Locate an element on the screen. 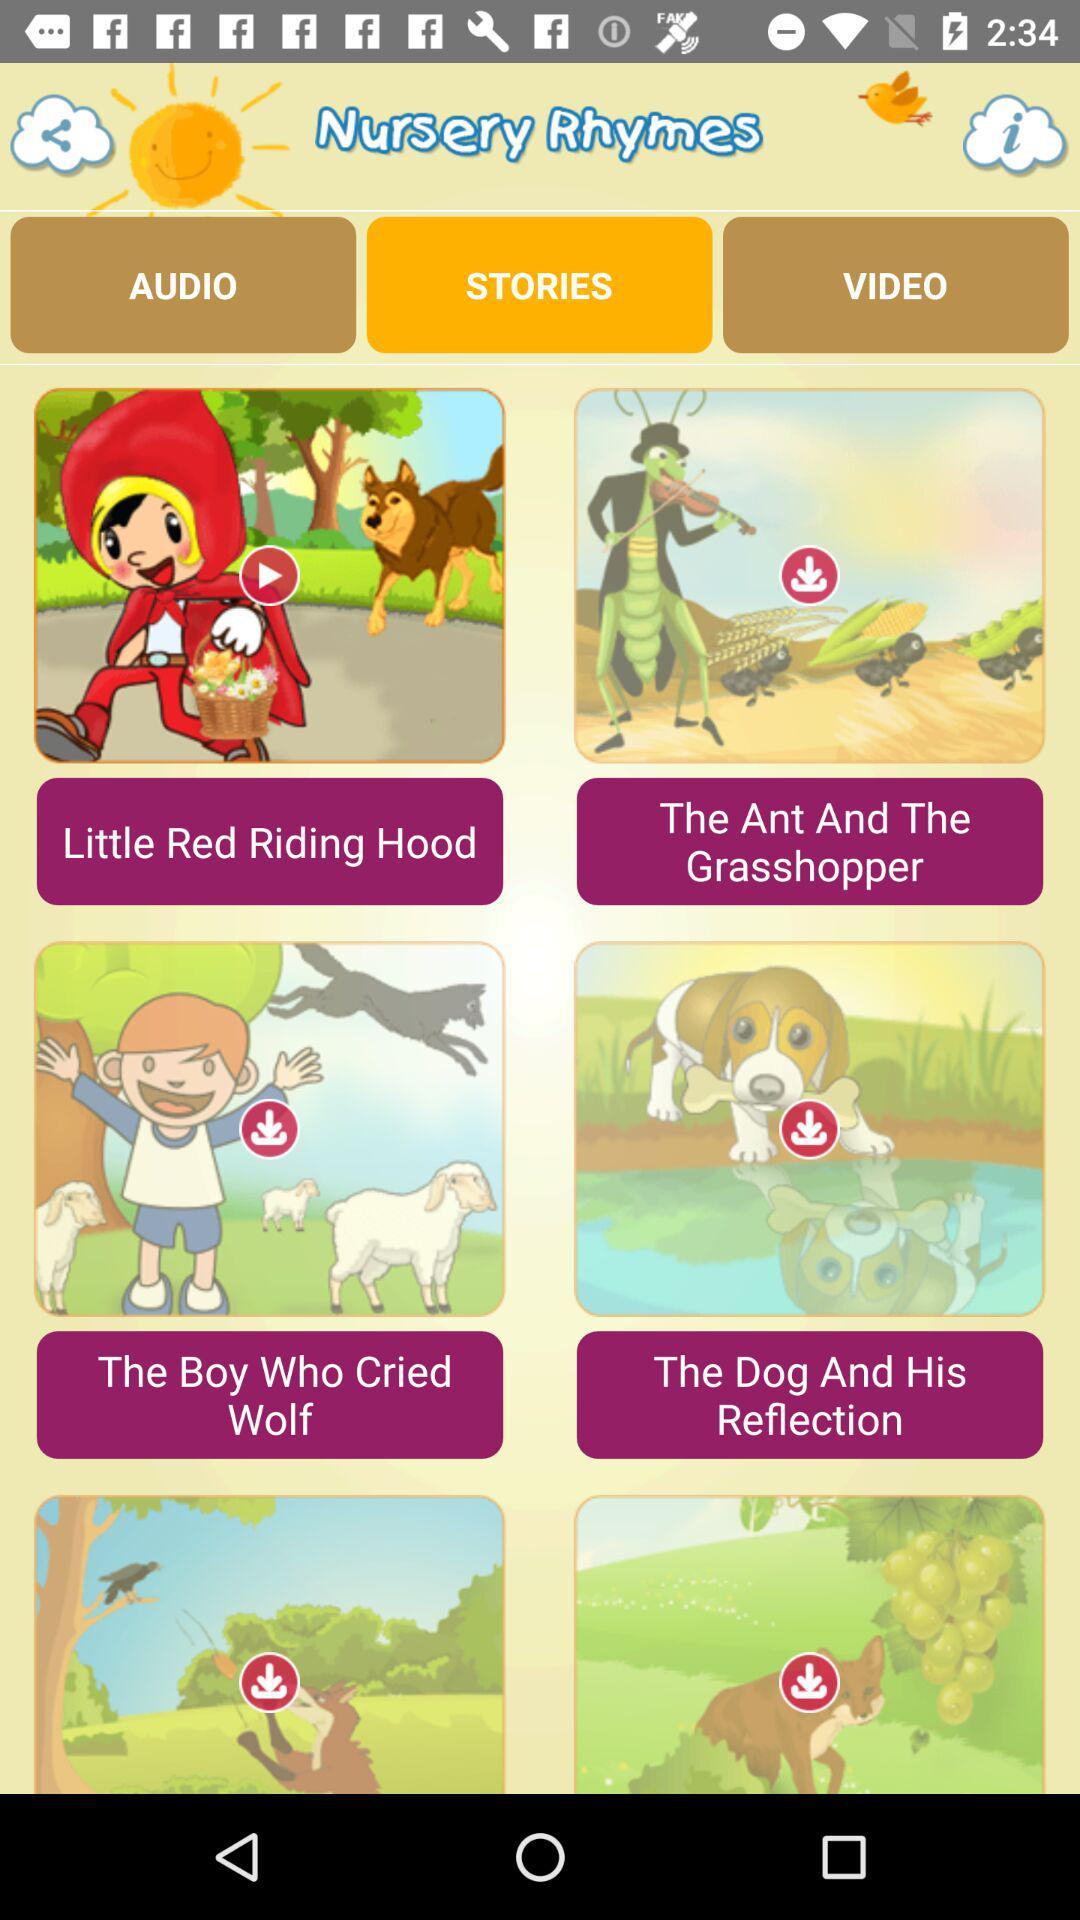 This screenshot has height=1920, width=1080. sharing button is located at coordinates (62, 135).